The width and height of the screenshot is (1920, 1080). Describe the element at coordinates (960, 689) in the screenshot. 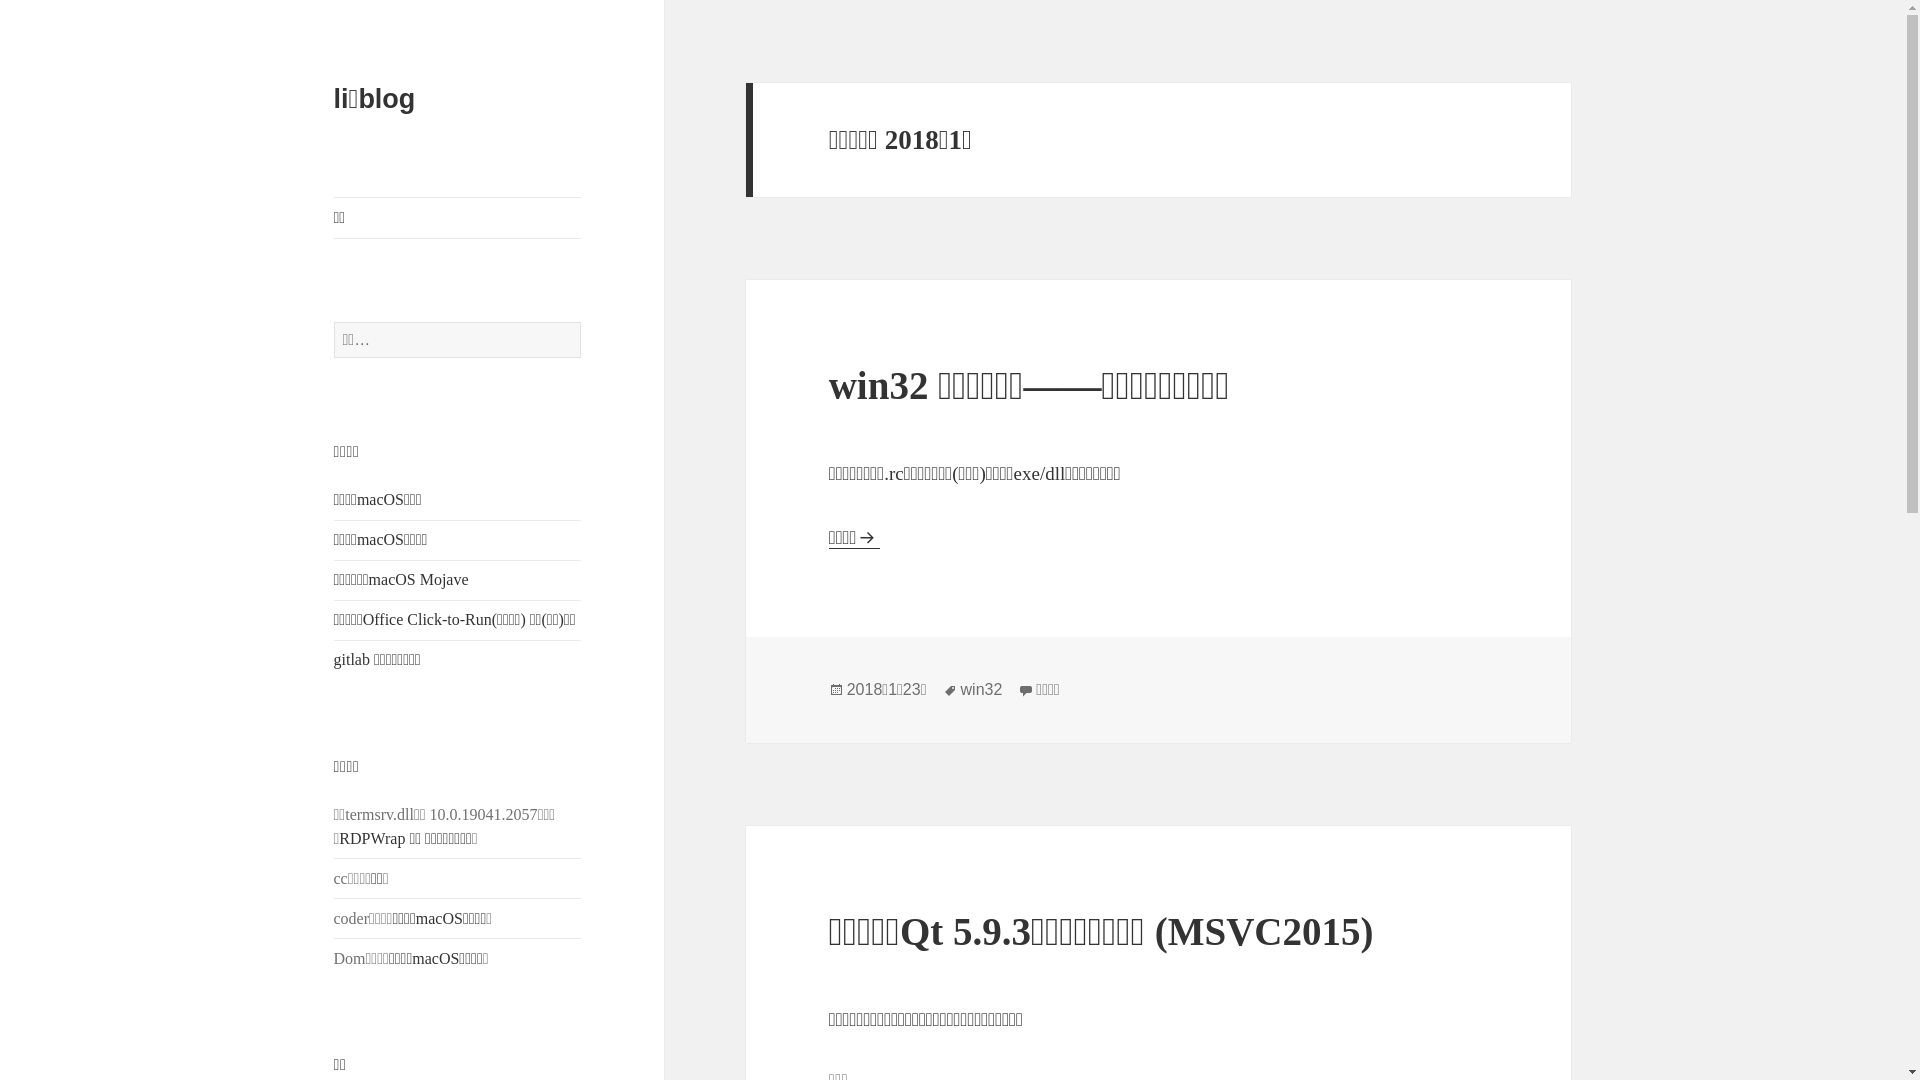

I see `'win32'` at that location.